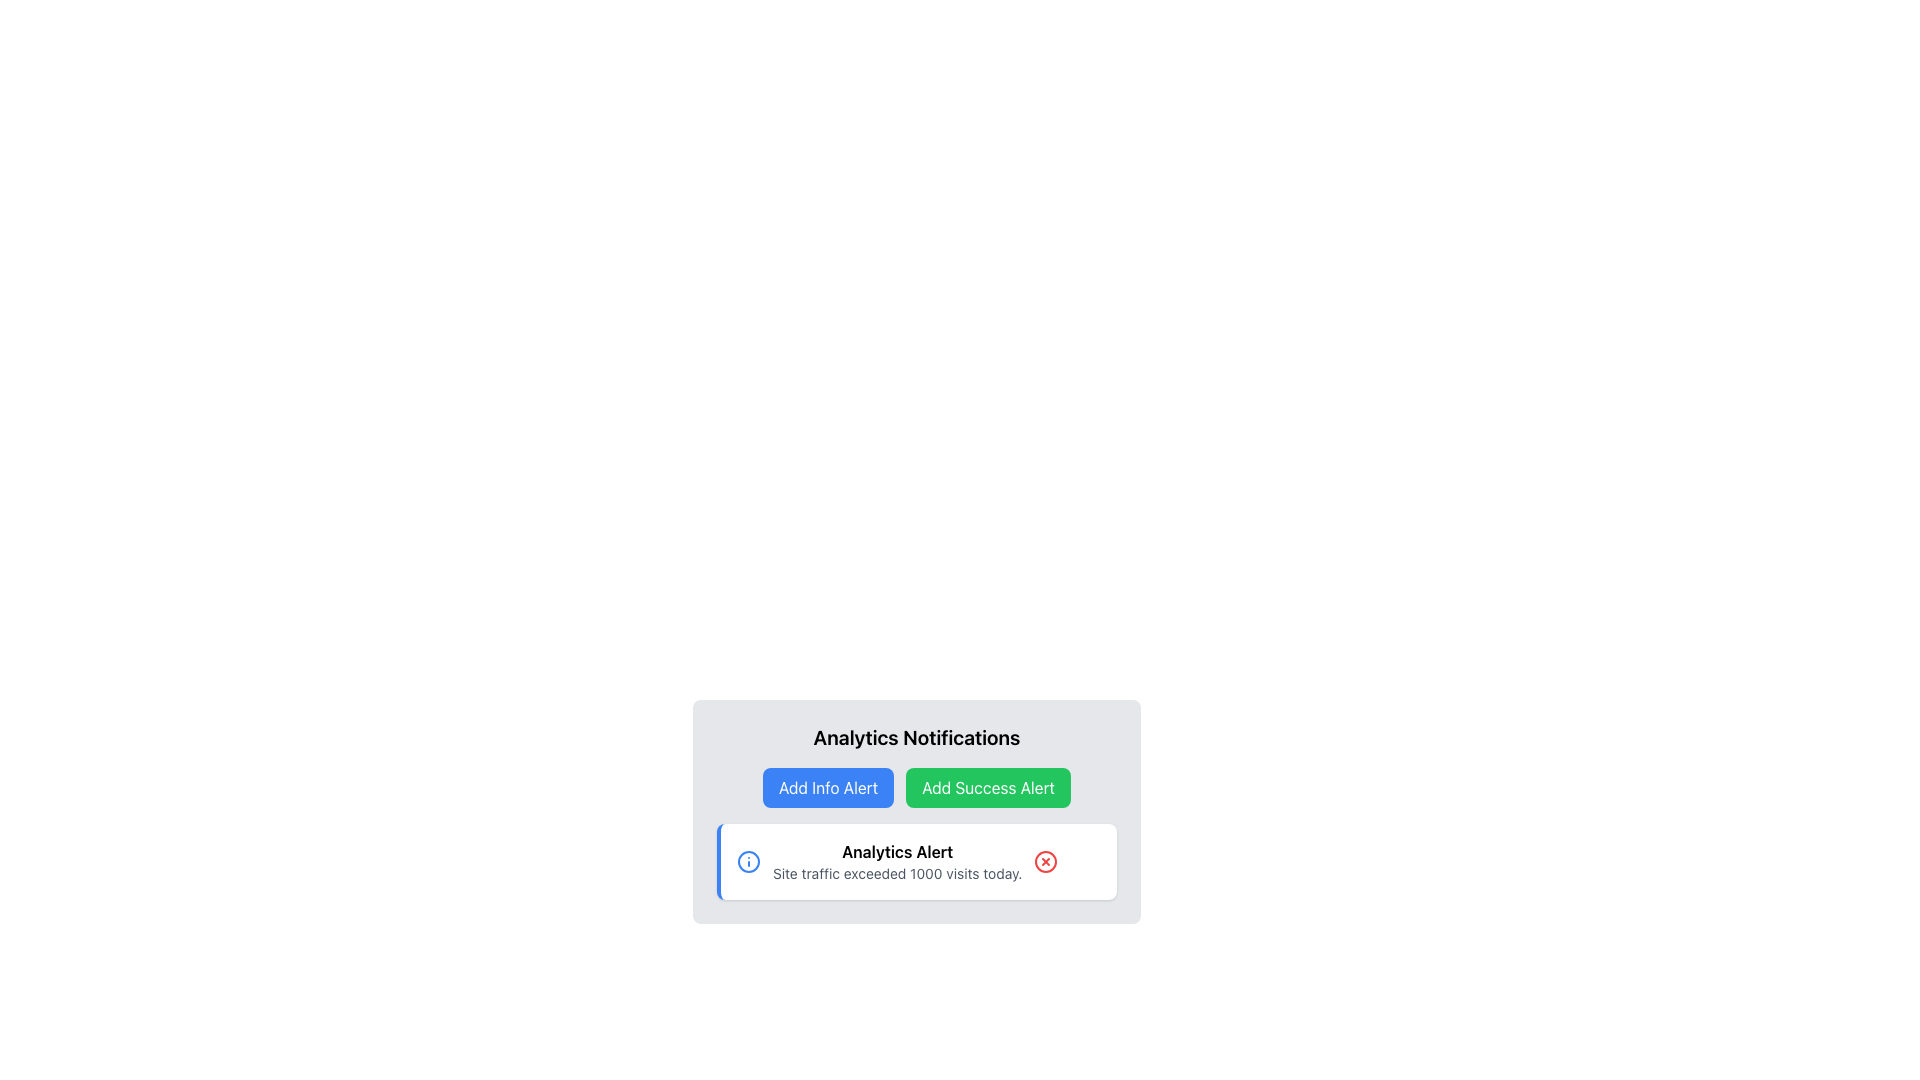 The height and width of the screenshot is (1080, 1920). Describe the element at coordinates (896, 873) in the screenshot. I see `the informational message about site traffic exceeding 1000 visits` at that location.